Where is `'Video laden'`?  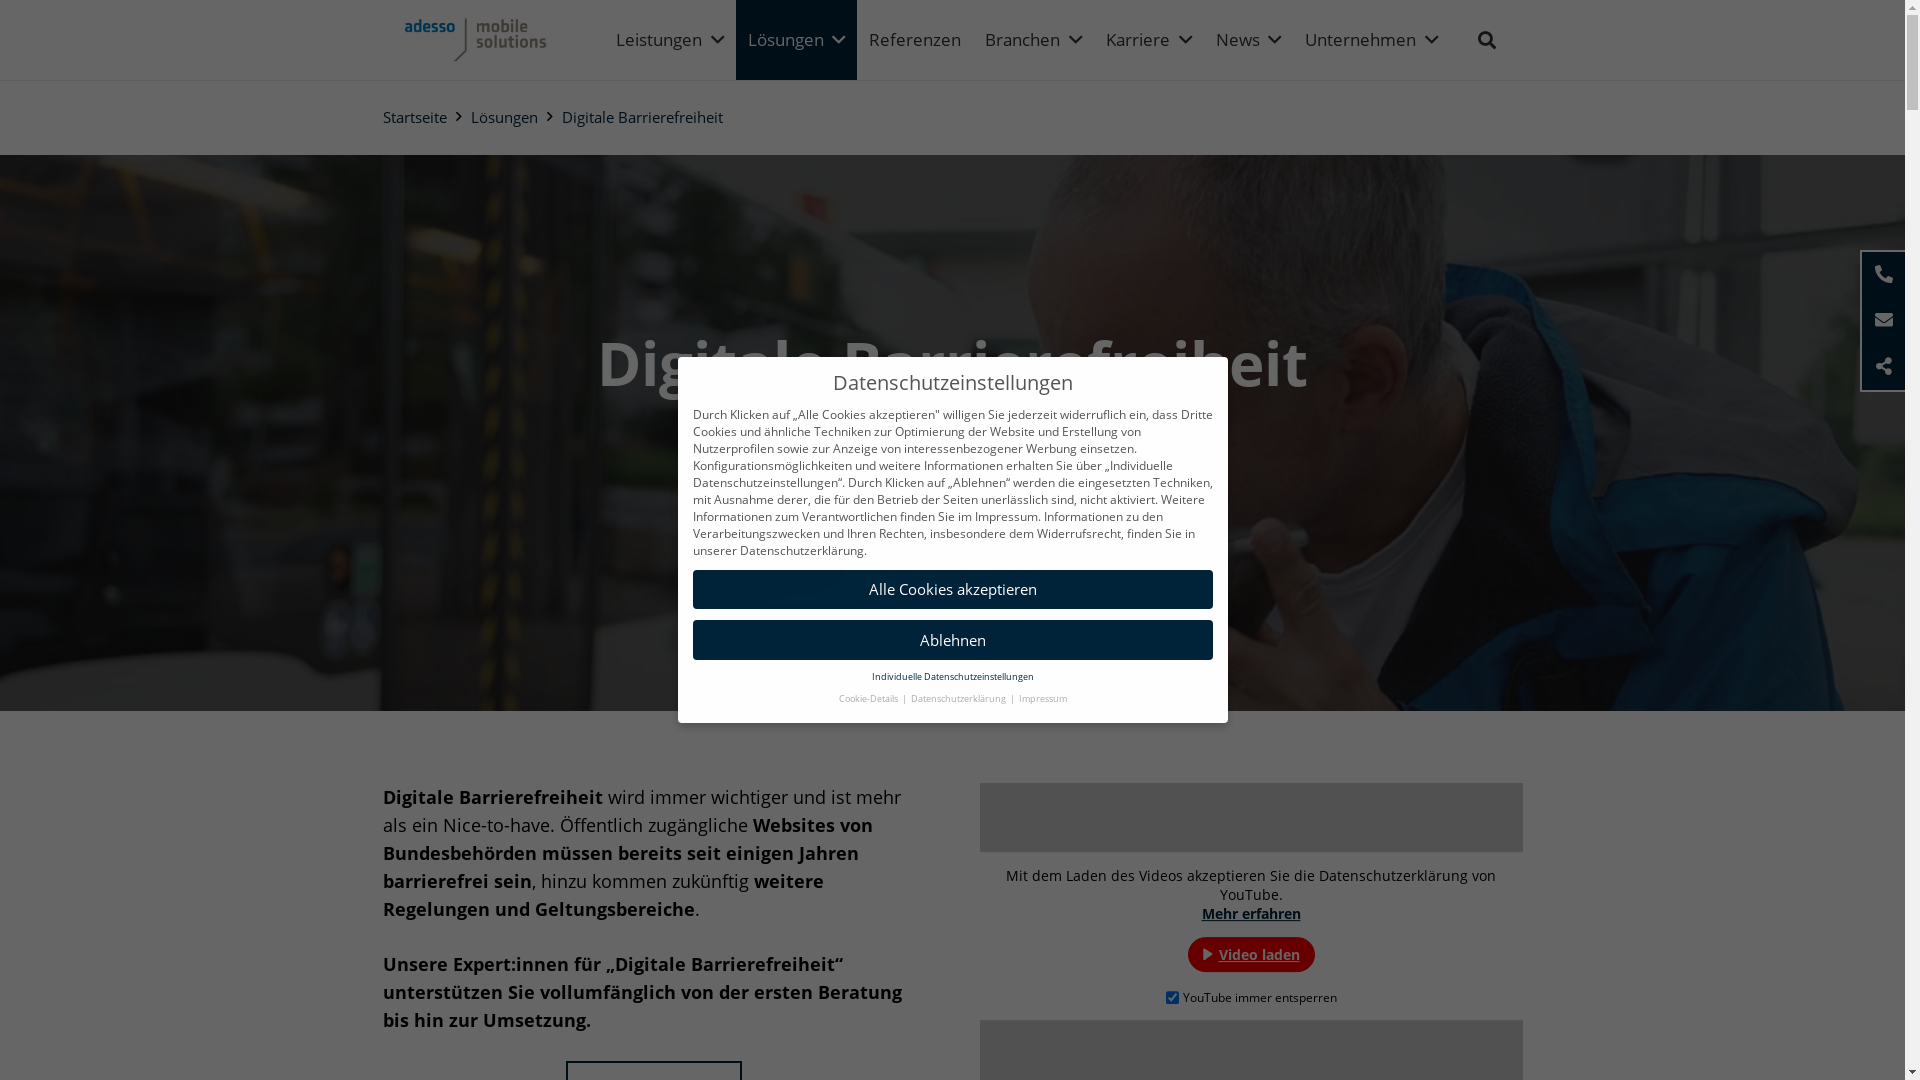 'Video laden' is located at coordinates (1250, 953).